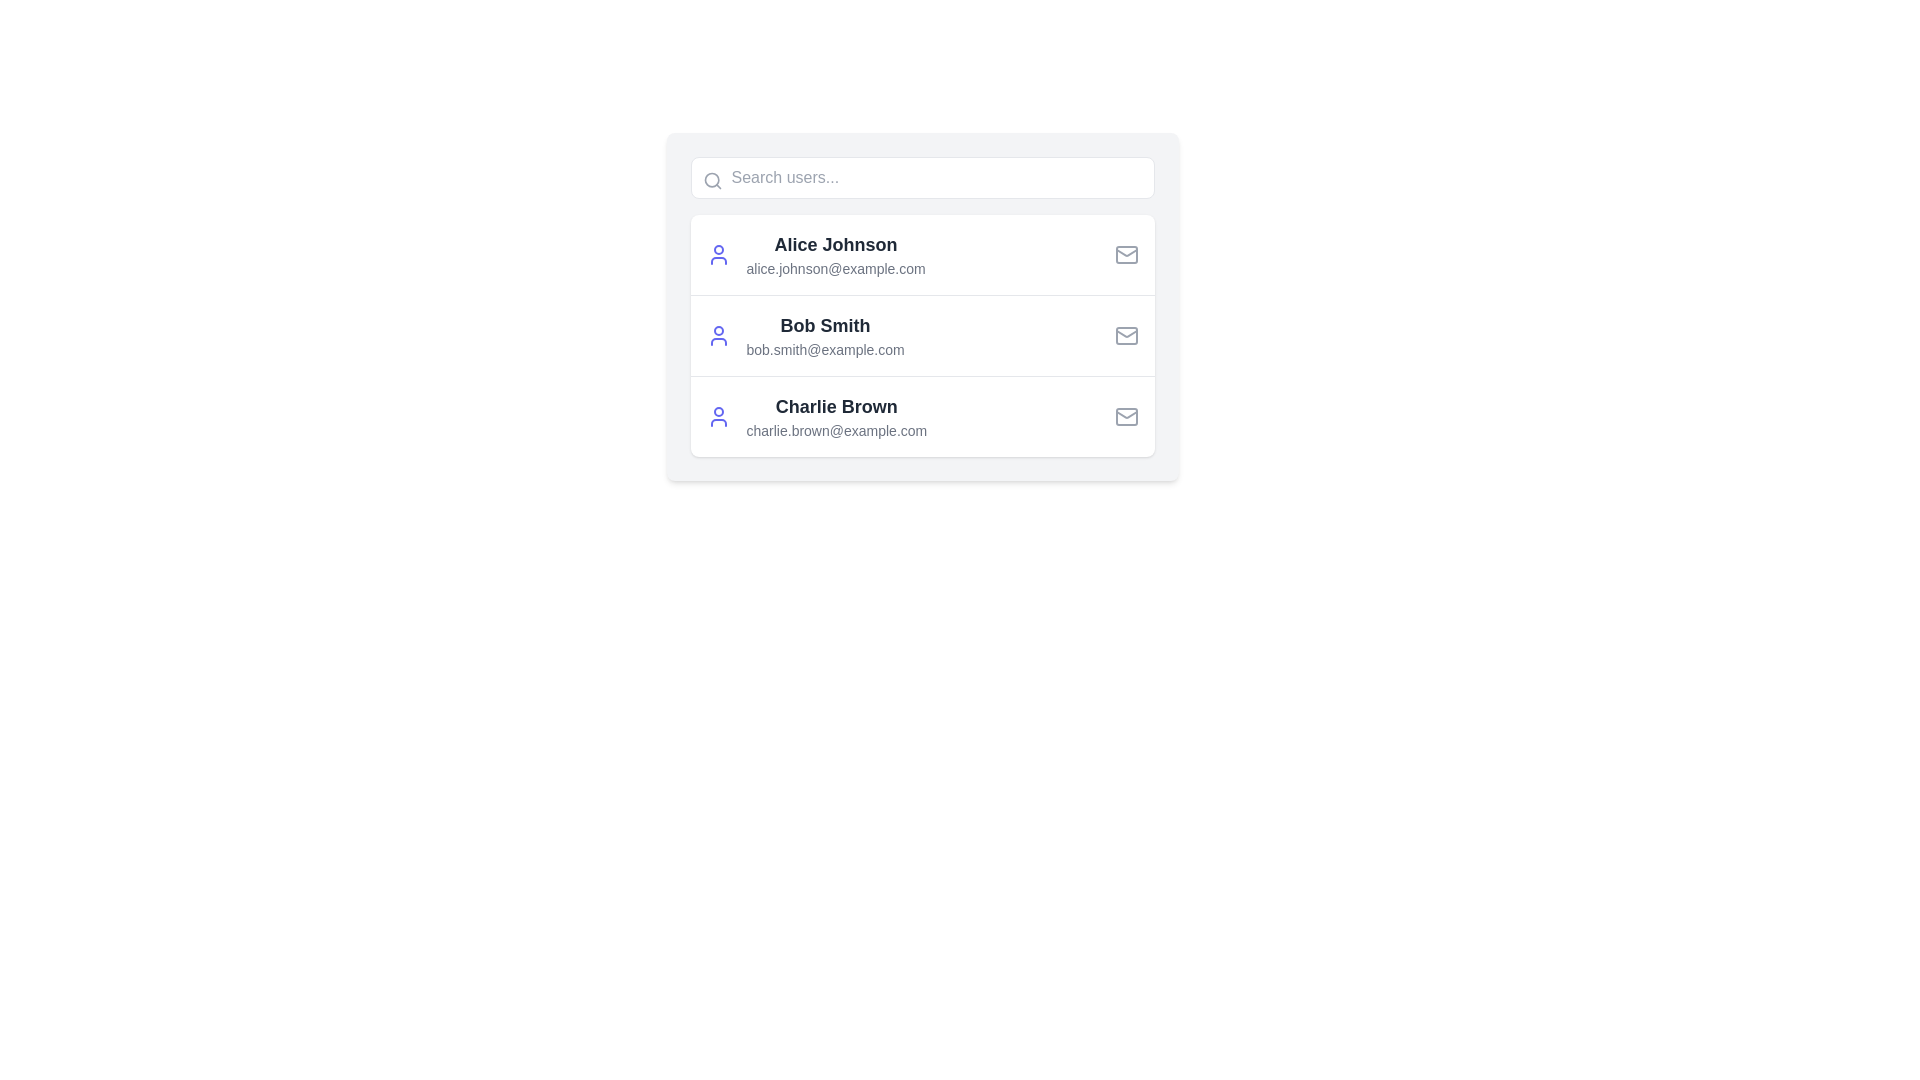 This screenshot has width=1920, height=1080. What do you see at coordinates (921, 253) in the screenshot?
I see `the contact list item displaying 'Alice Johnson'` at bounding box center [921, 253].